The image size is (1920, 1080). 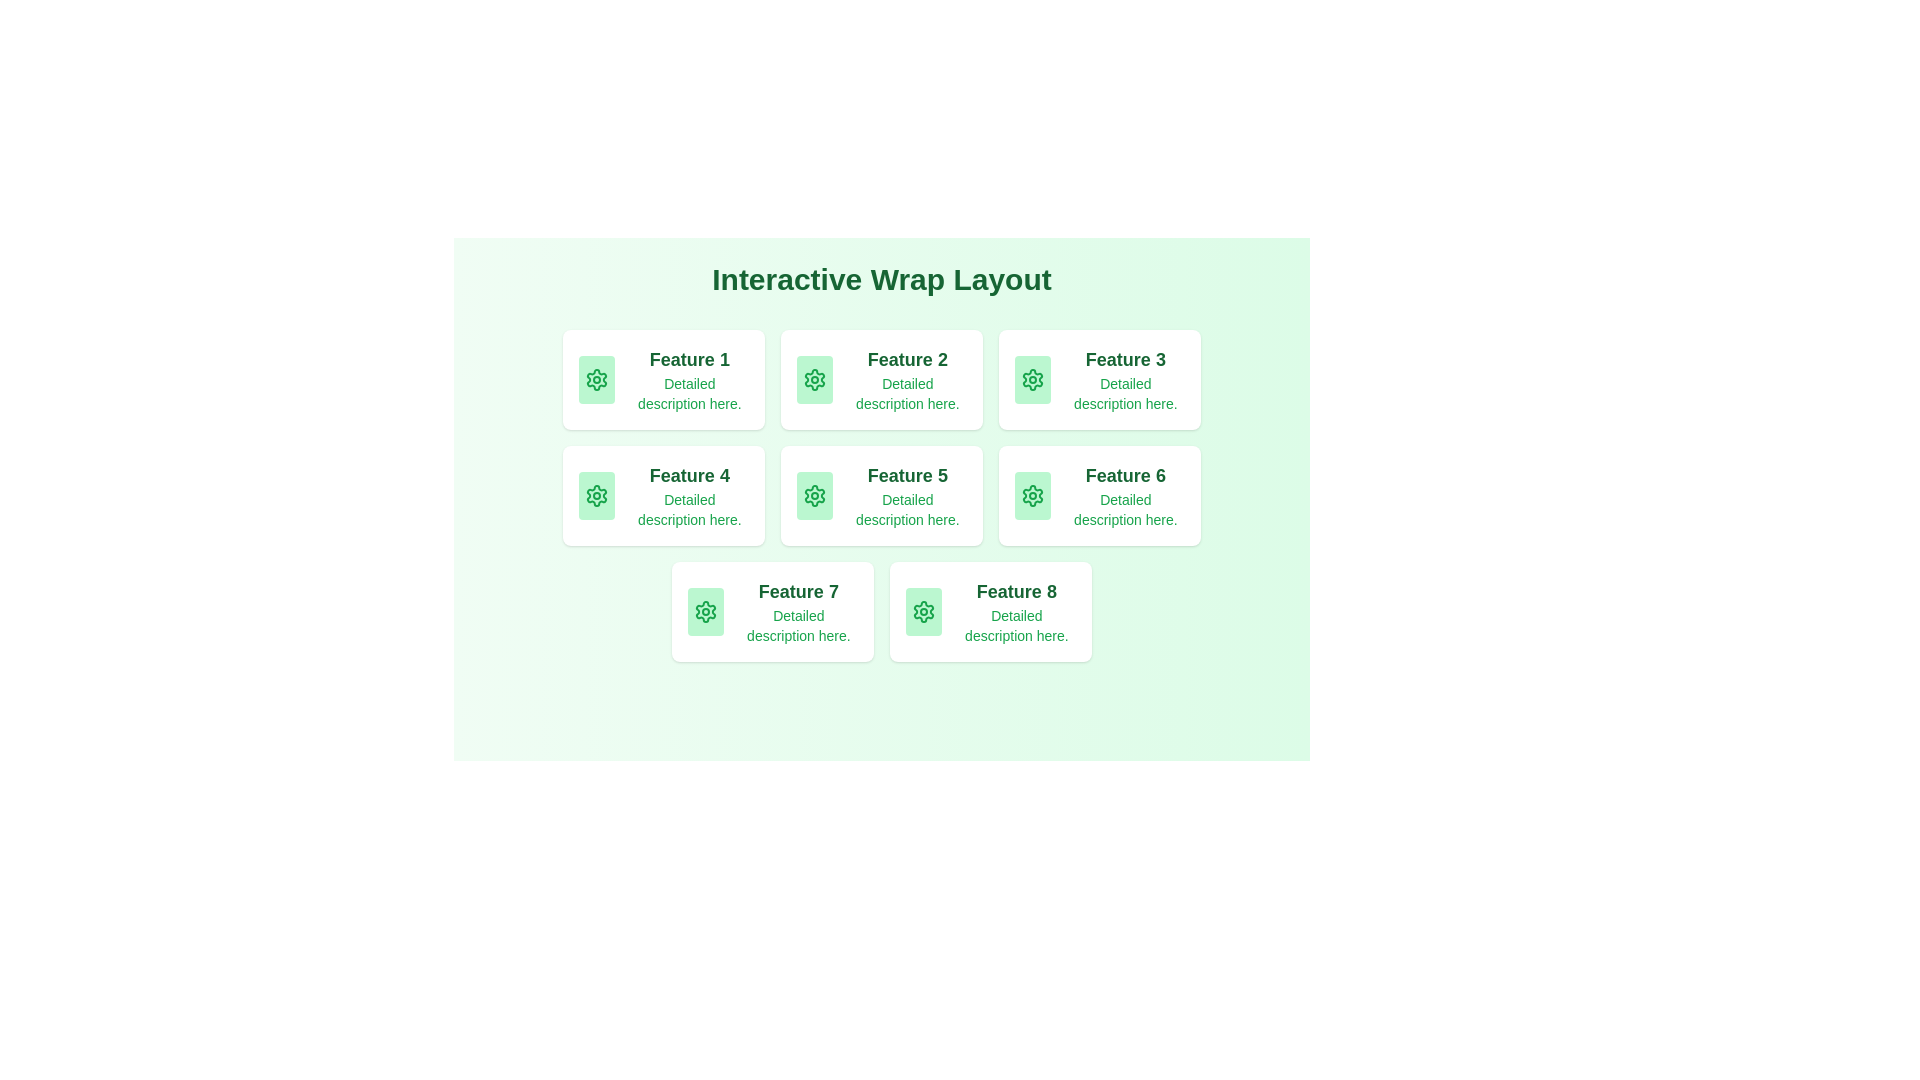 What do you see at coordinates (1016, 611) in the screenshot?
I see `the text block labeled 'Feature 8' which contains bold green text and a smaller description below it, located in the bottom row of the grid layout as the rightmost card` at bounding box center [1016, 611].